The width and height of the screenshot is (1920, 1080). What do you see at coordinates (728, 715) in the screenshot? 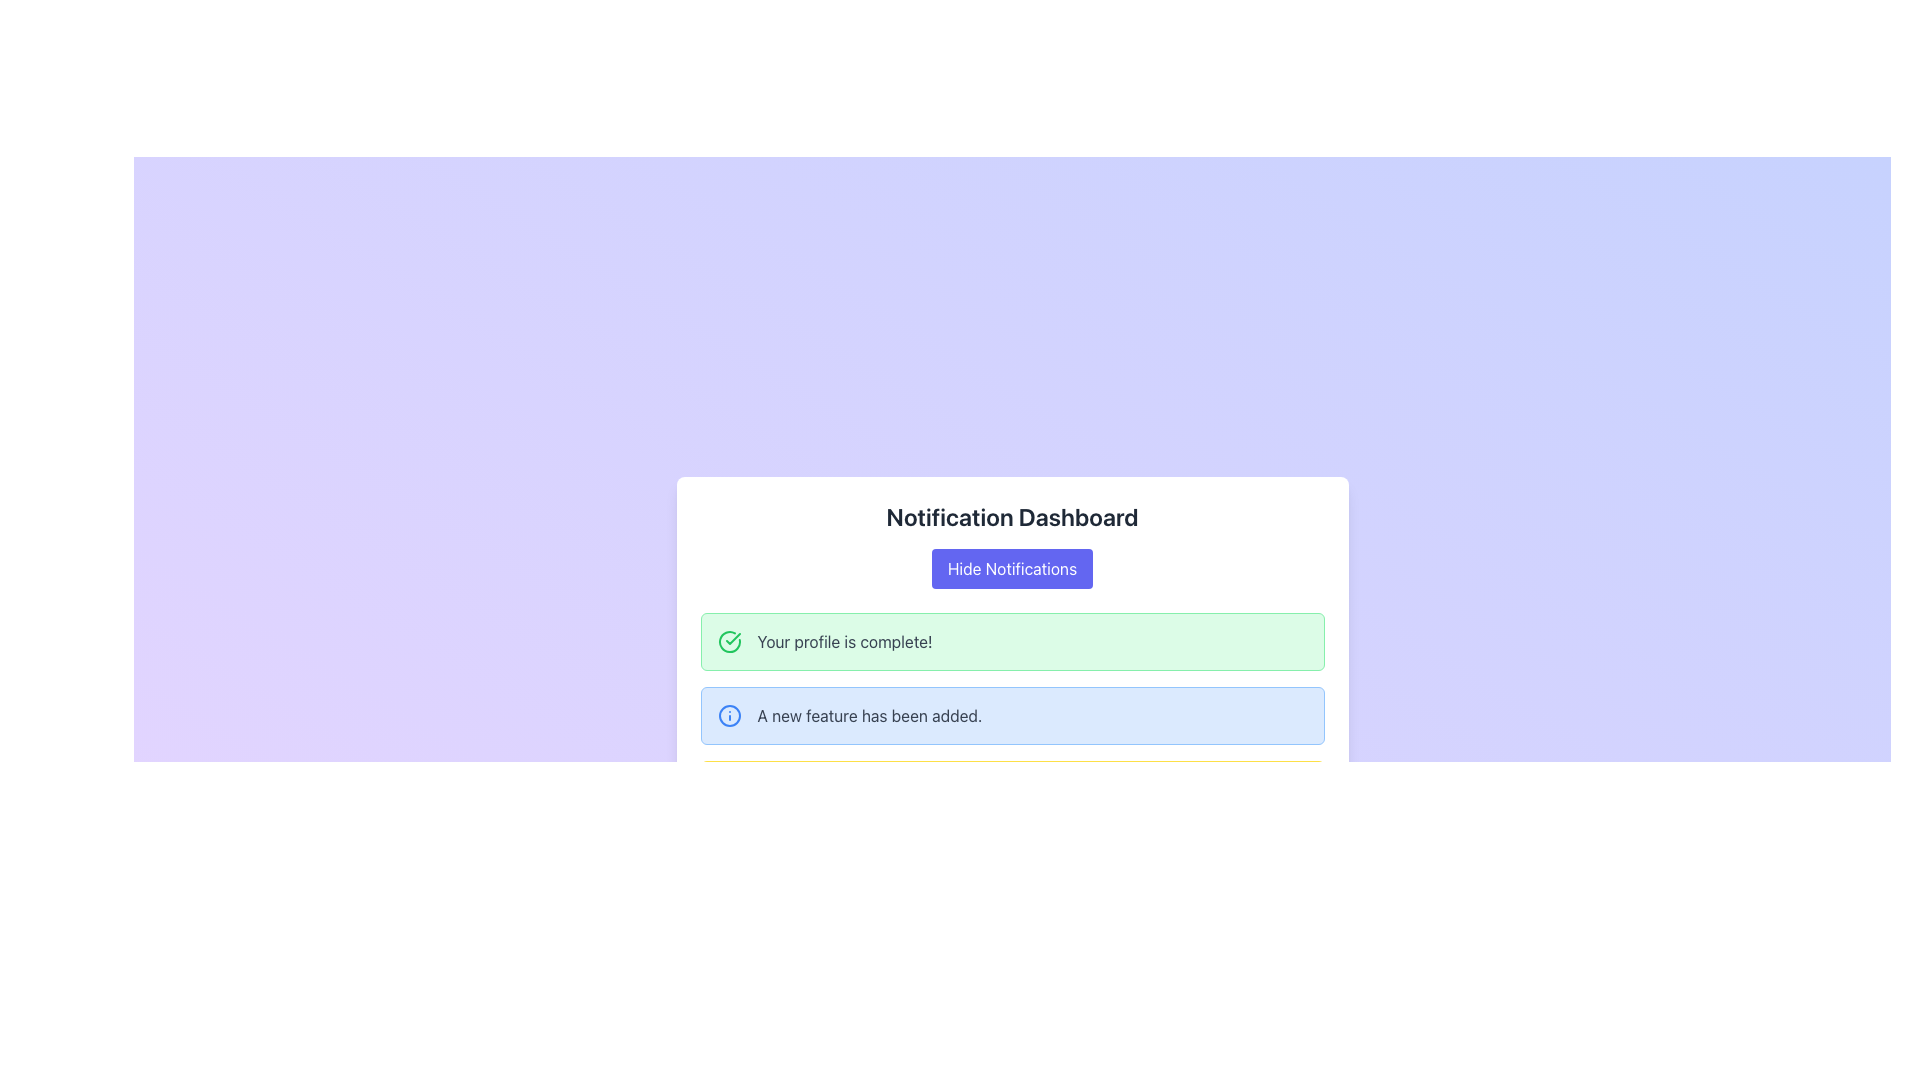
I see `the informational content icon located to the left of the text 'A new feature has been added' in the notification panel` at bounding box center [728, 715].